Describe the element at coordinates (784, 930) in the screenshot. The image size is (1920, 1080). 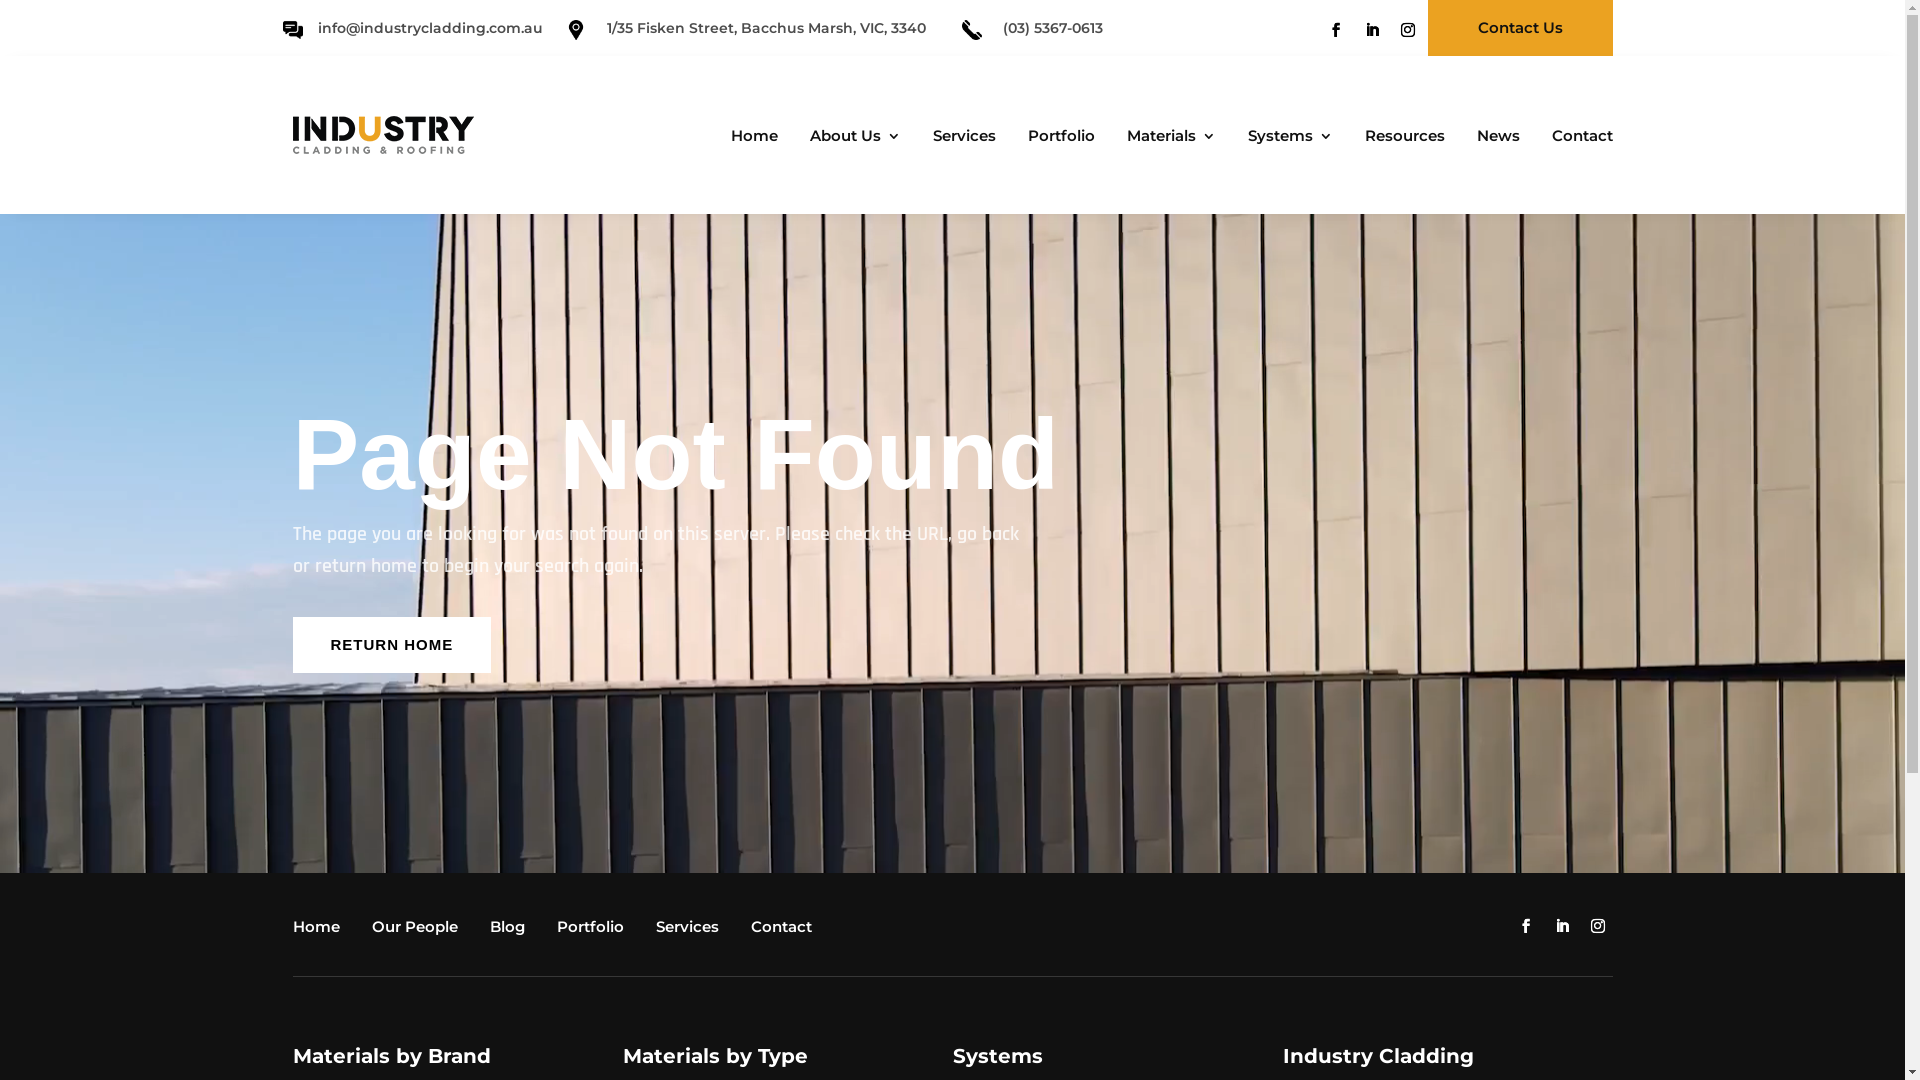
I see `'Contact'` at that location.